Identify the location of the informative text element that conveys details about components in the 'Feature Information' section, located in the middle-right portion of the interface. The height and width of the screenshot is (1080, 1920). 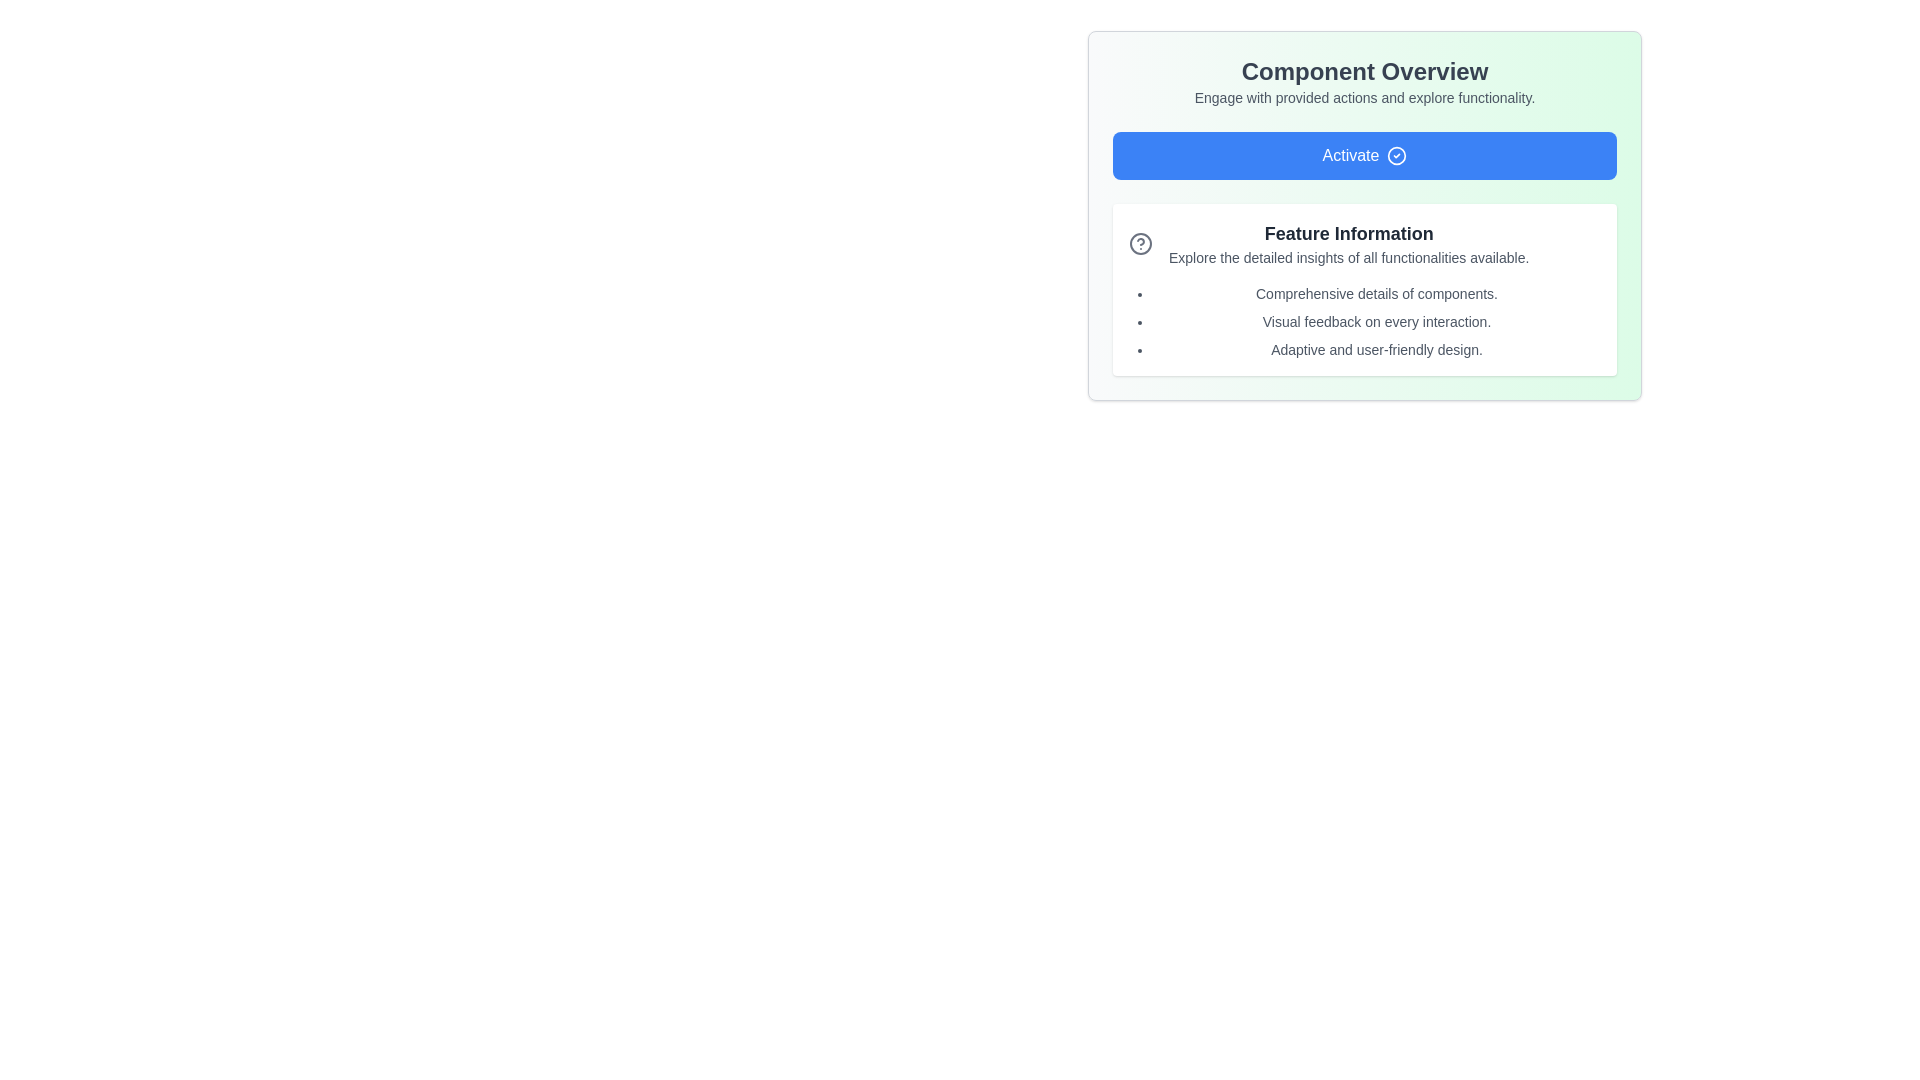
(1376, 293).